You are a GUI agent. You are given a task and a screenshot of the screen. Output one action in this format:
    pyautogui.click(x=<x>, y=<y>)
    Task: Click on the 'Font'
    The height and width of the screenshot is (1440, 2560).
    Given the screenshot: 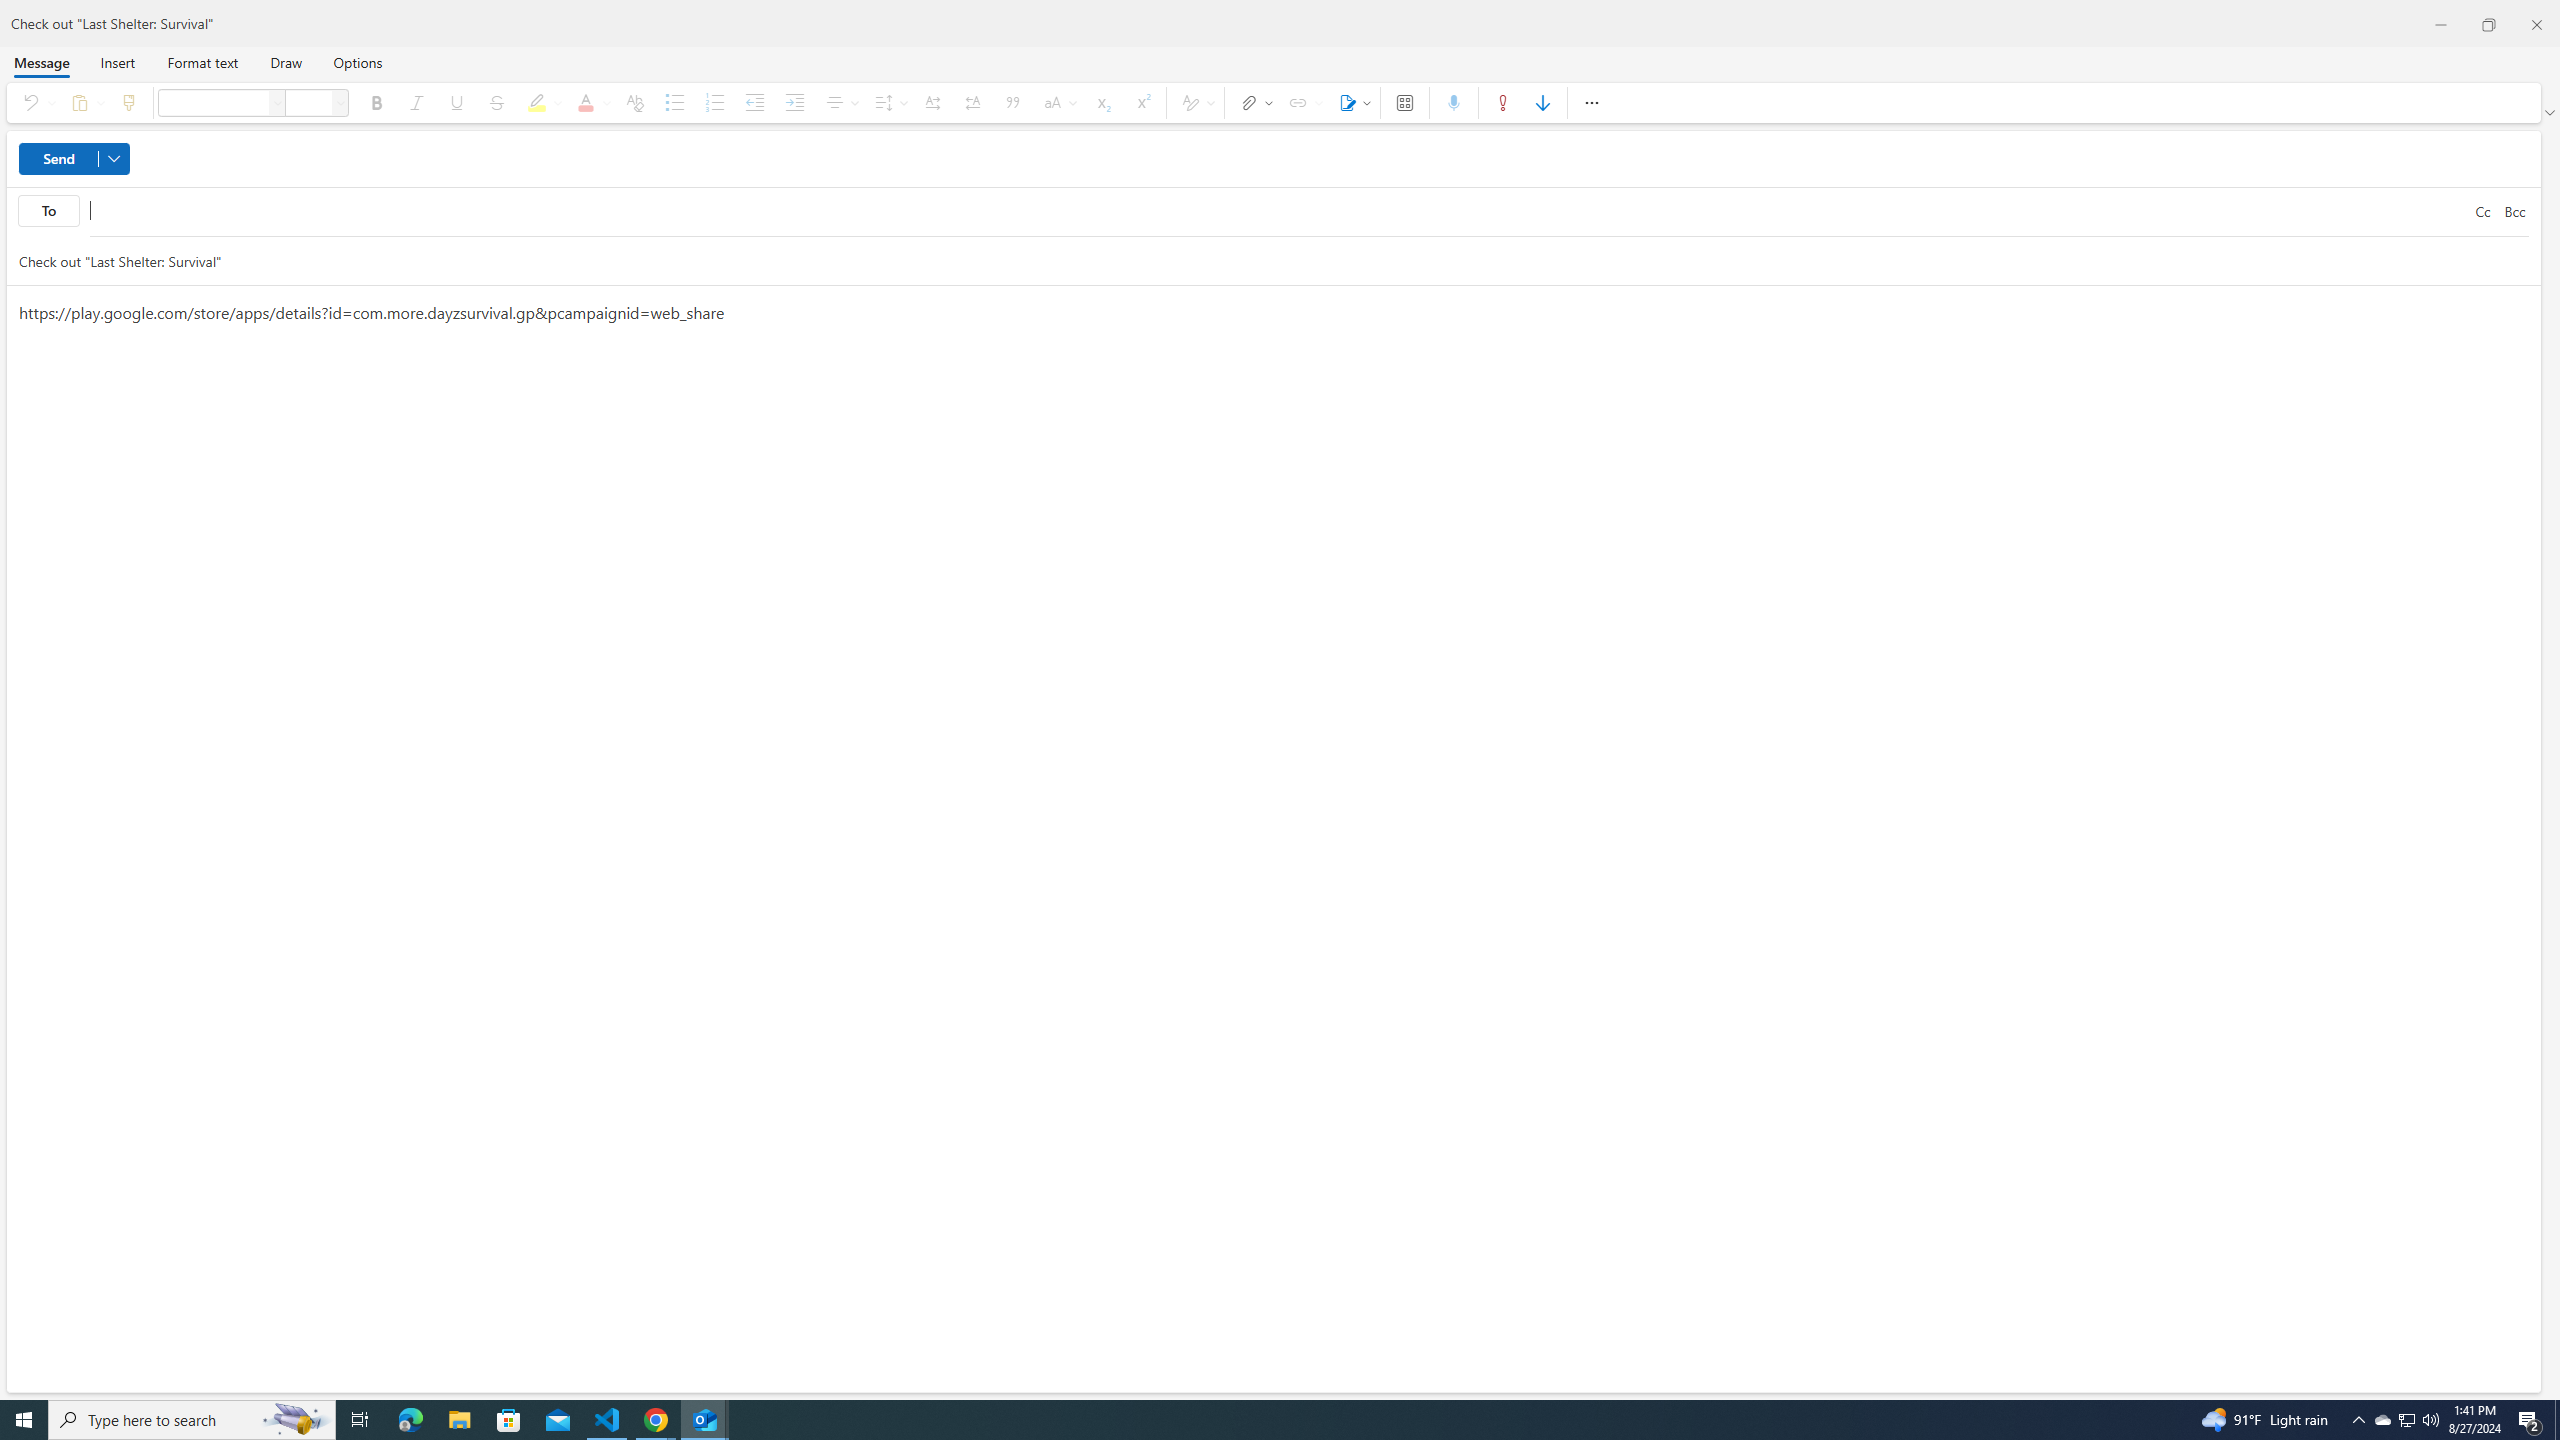 What is the action you would take?
    pyautogui.click(x=212, y=102)
    